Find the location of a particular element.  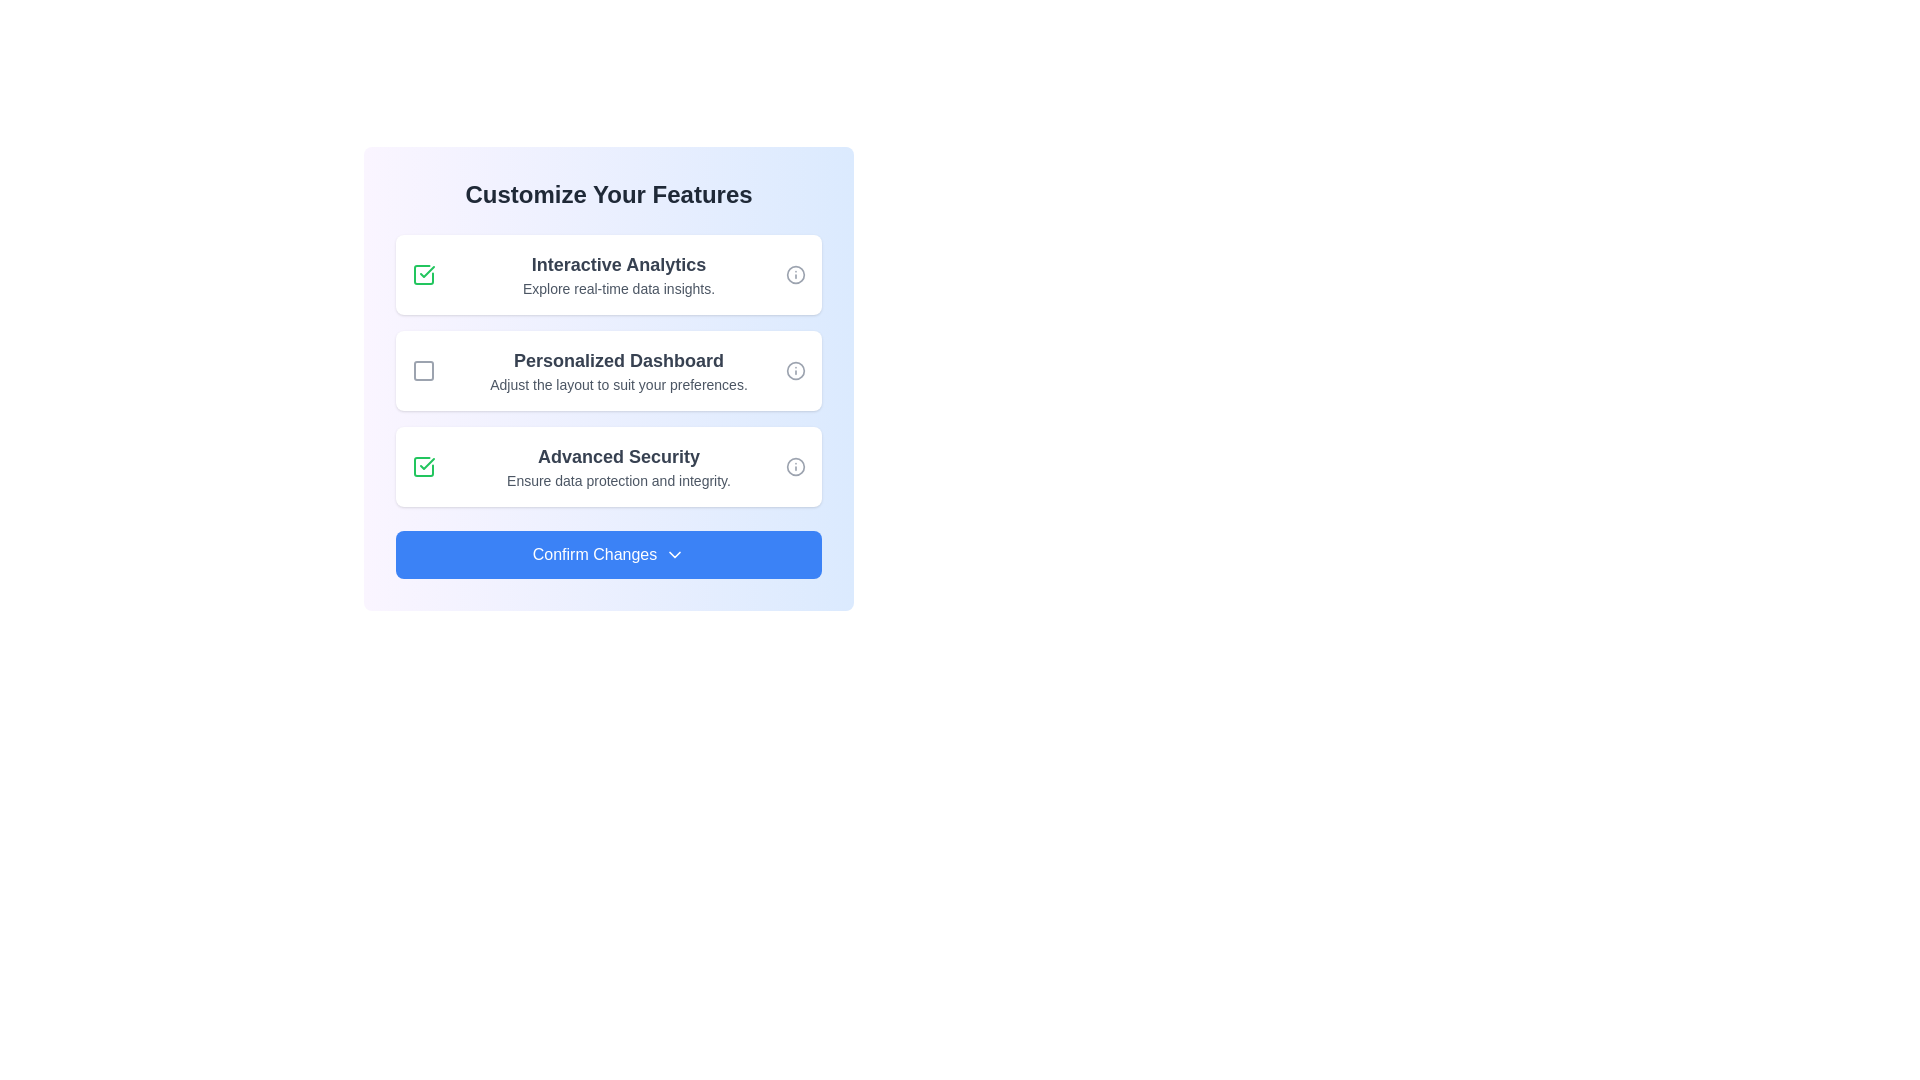

the text label that reads 'Explore real-time data insights.' located beneath the 'Interactive Analytics' header is located at coordinates (618, 289).